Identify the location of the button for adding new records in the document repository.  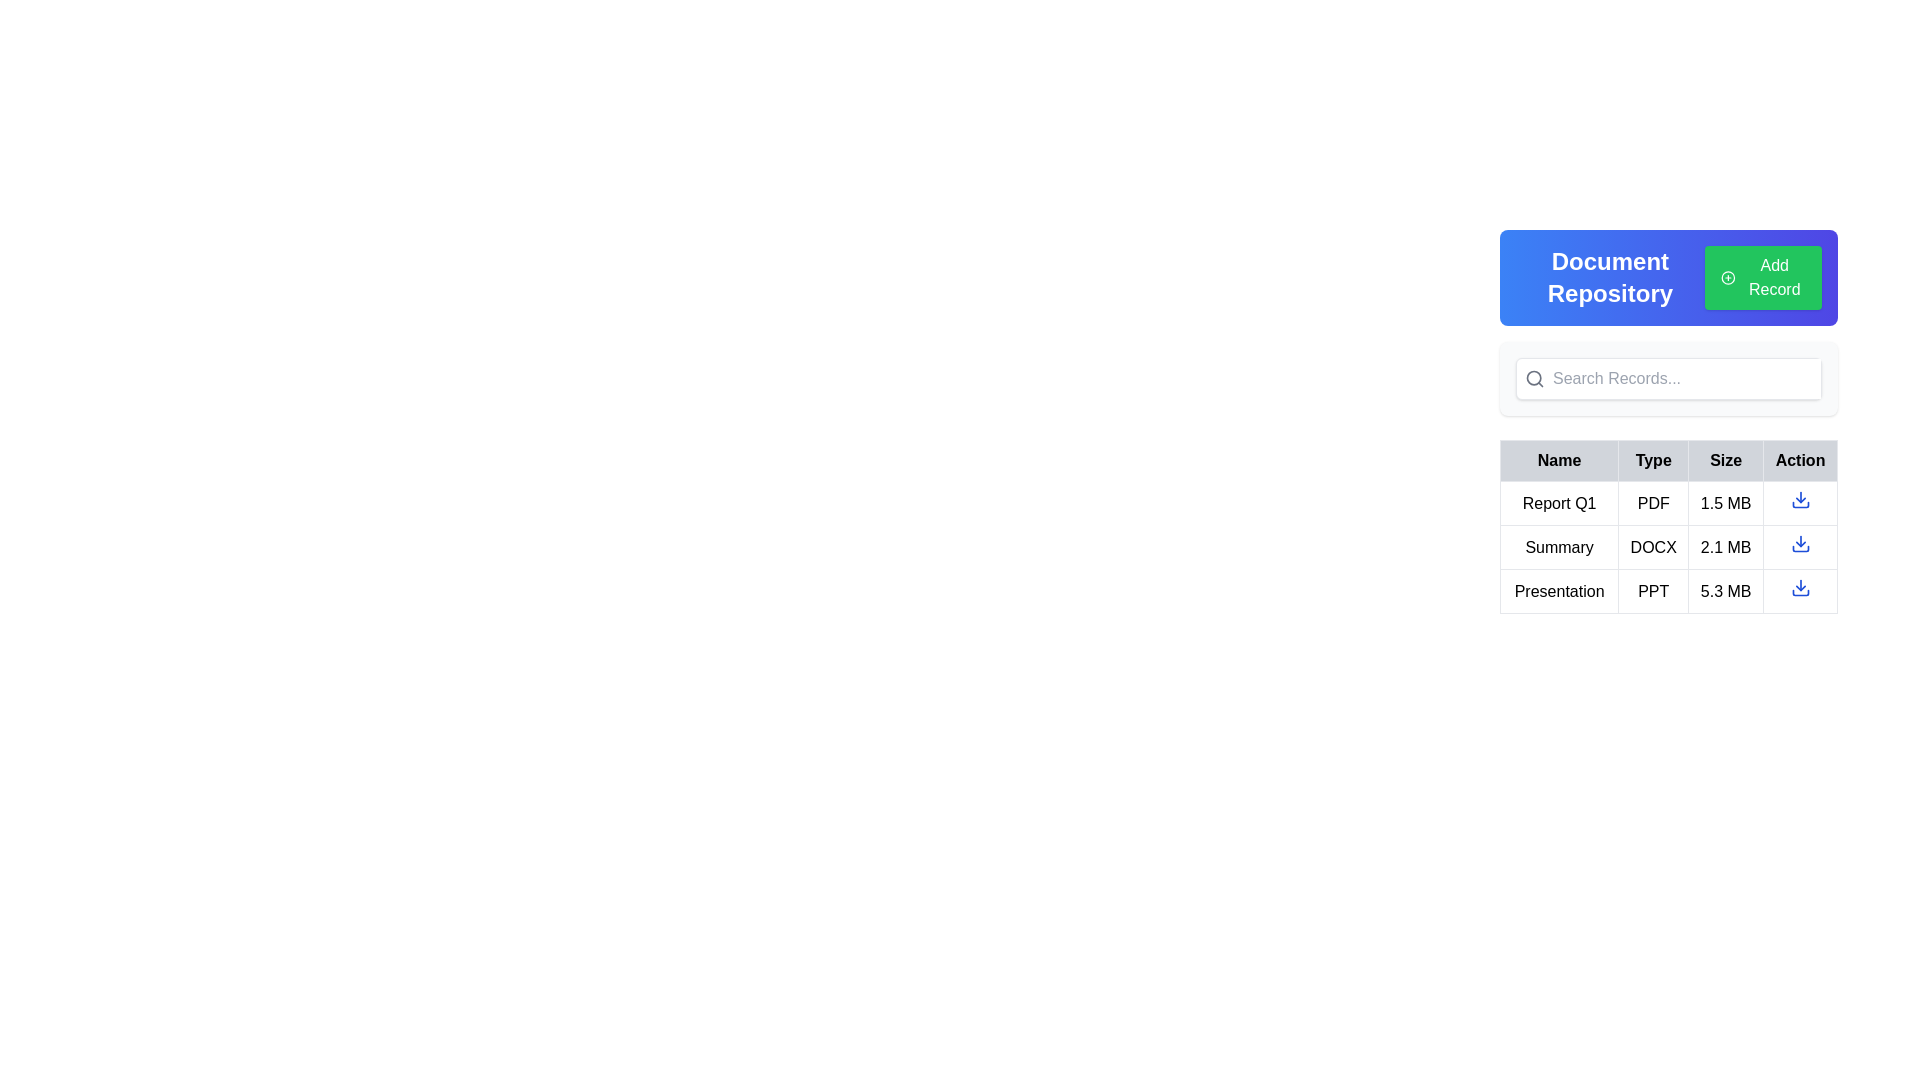
(1763, 277).